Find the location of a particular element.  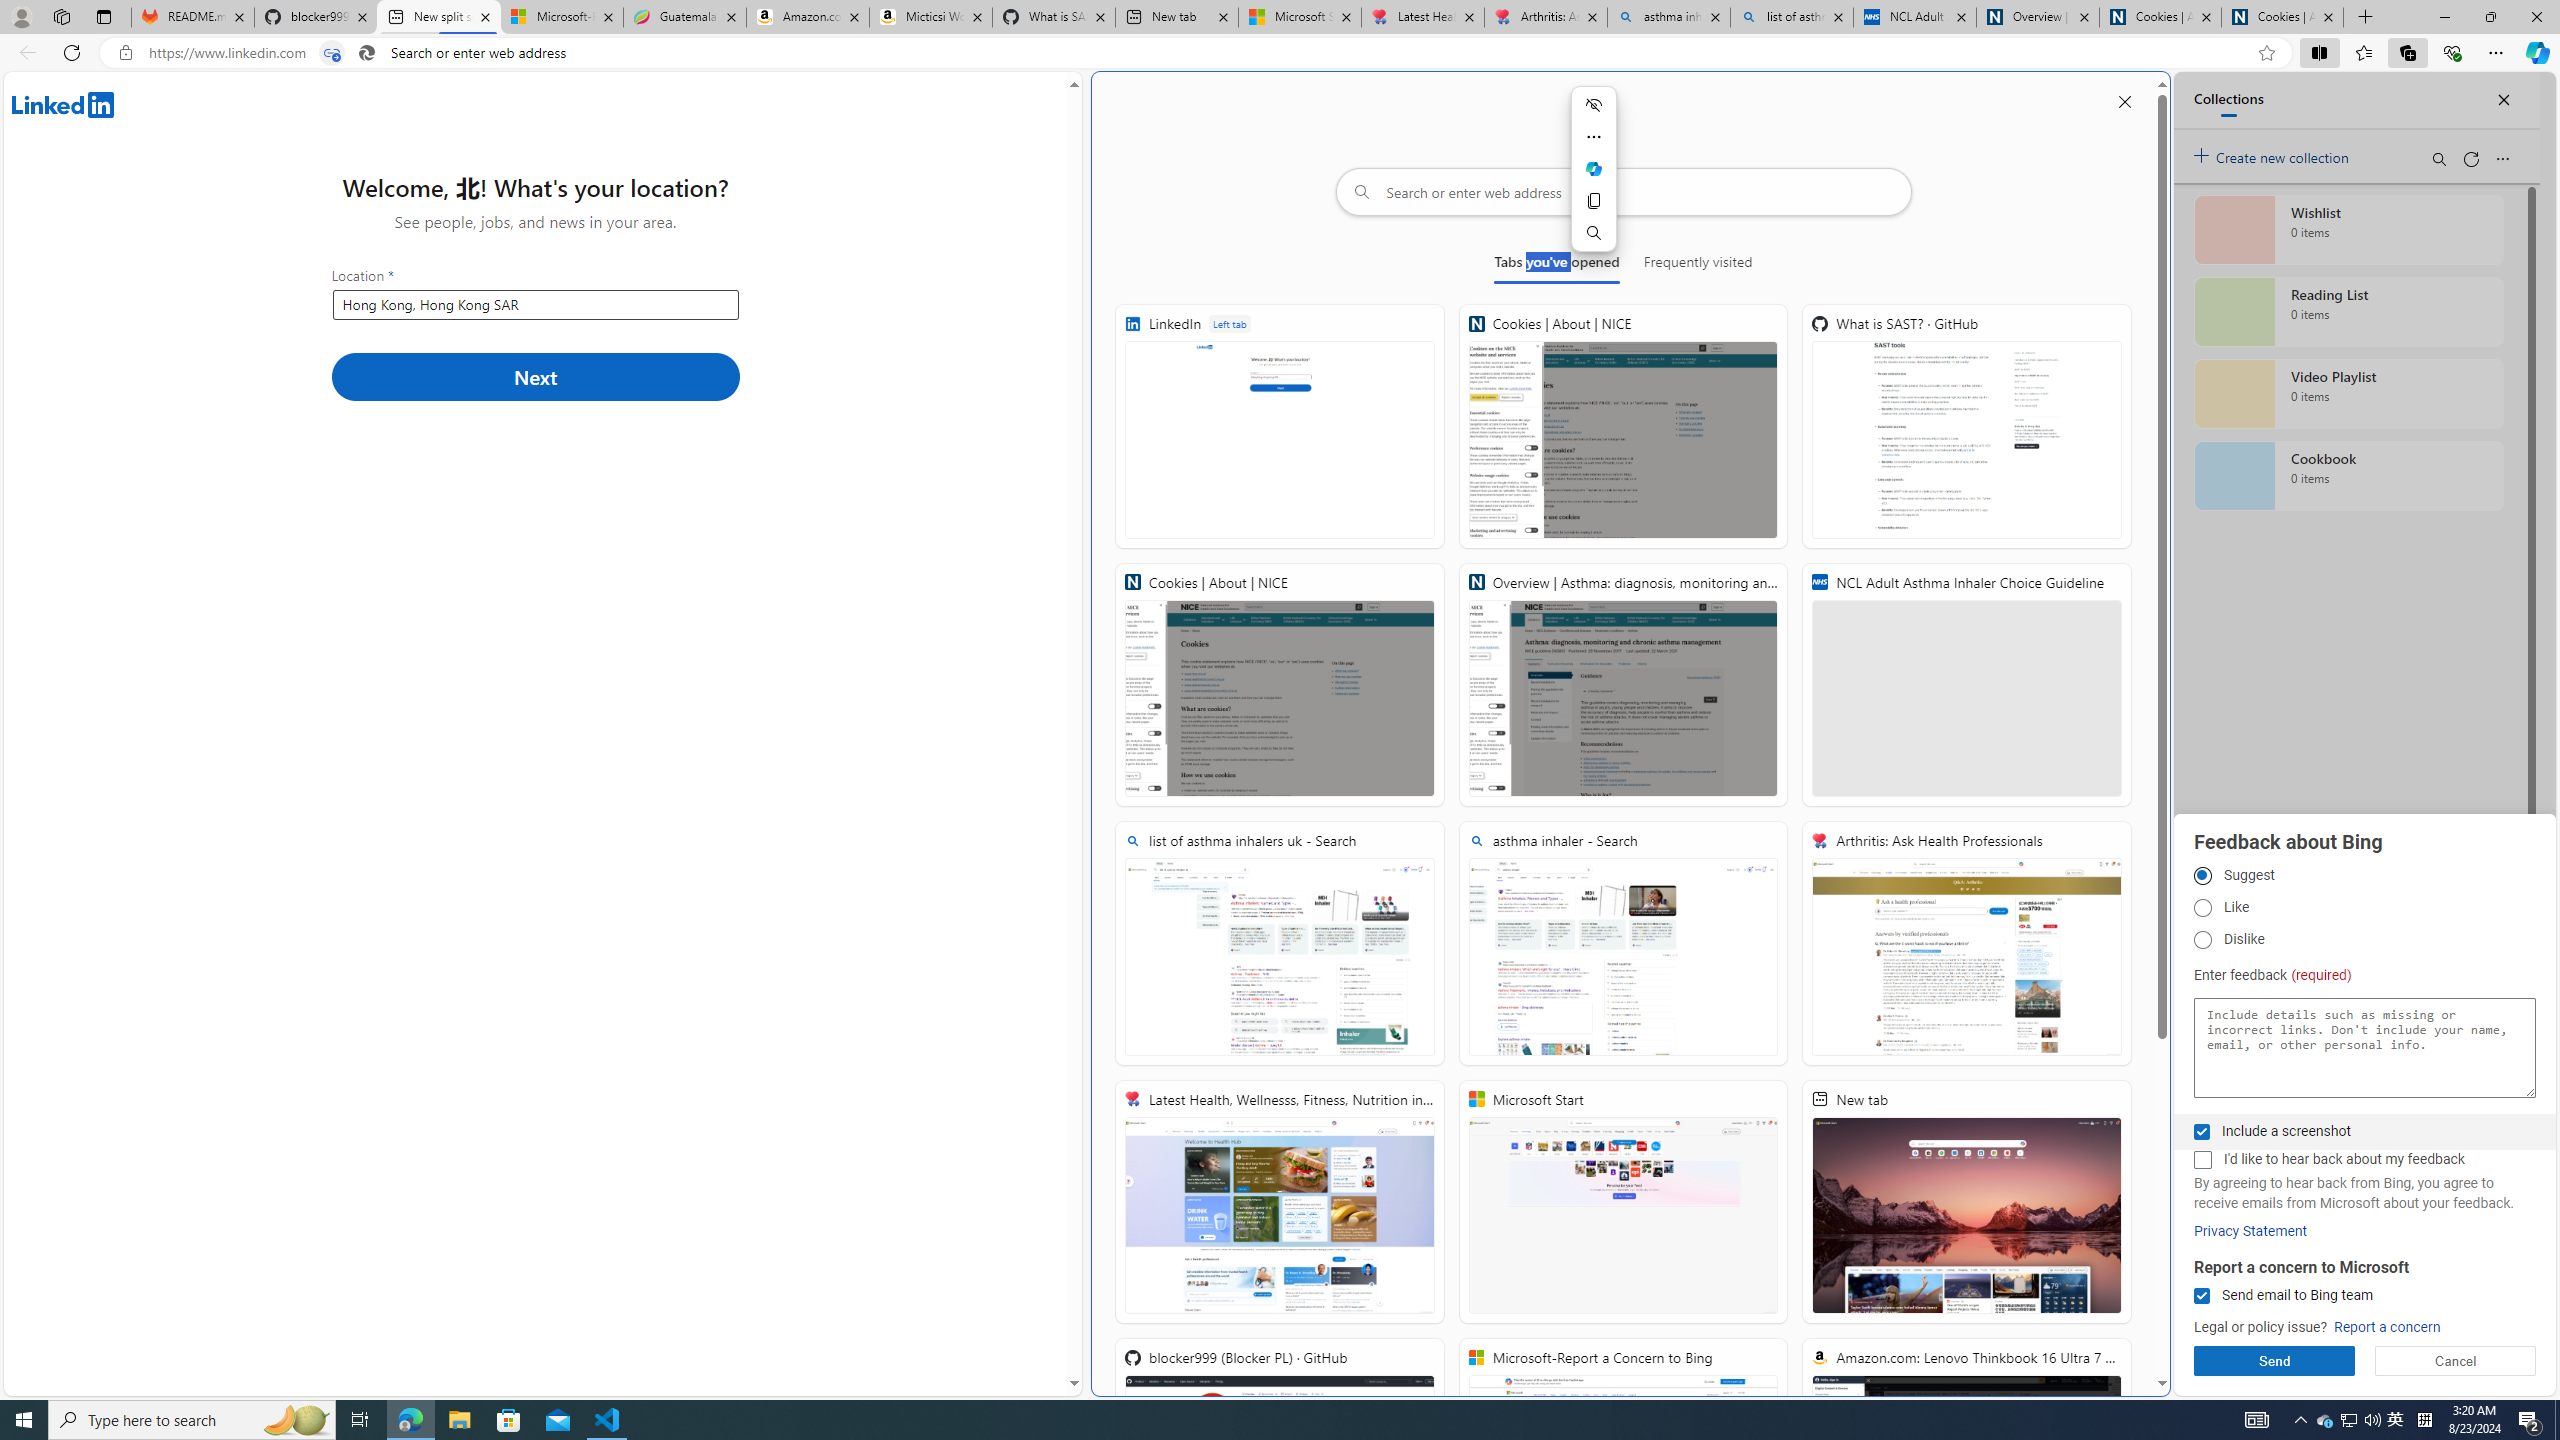

'Report a concern' is located at coordinates (2388, 1326).